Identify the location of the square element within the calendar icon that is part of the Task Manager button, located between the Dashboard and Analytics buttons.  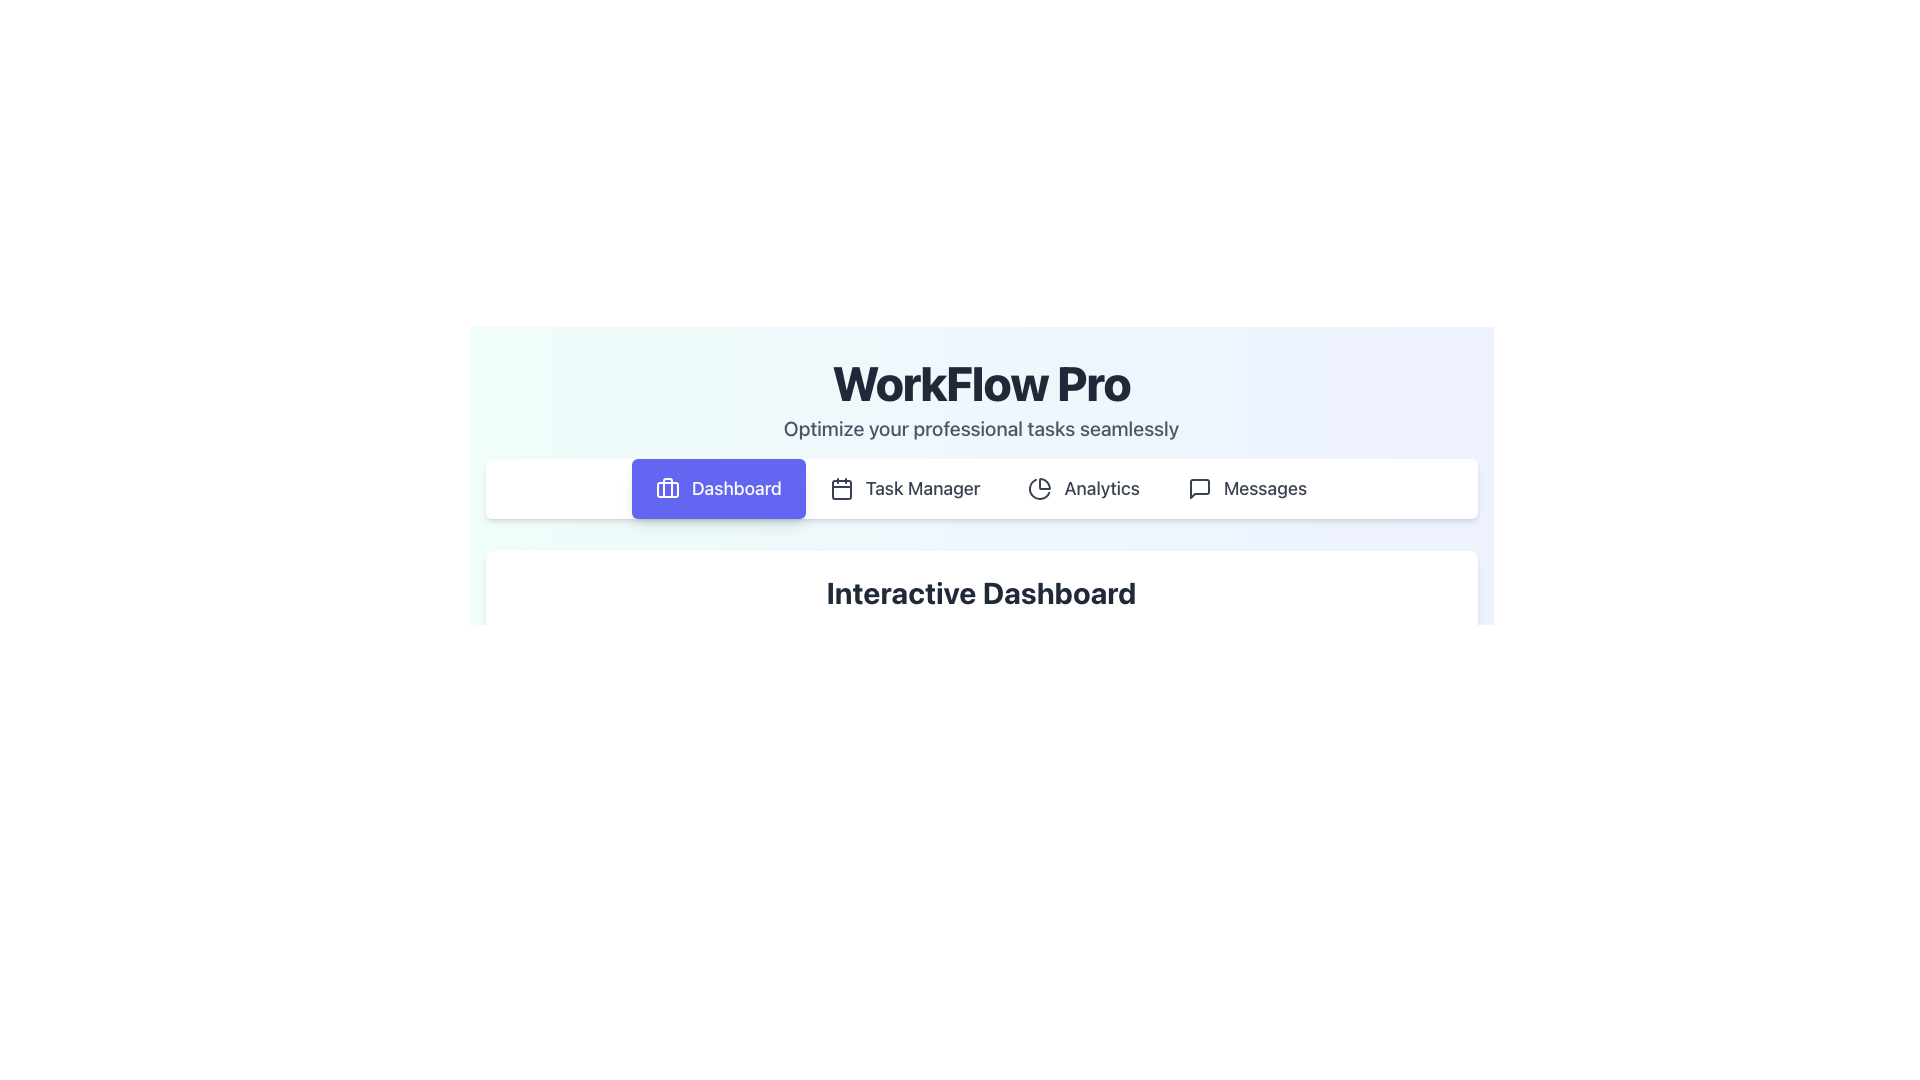
(841, 489).